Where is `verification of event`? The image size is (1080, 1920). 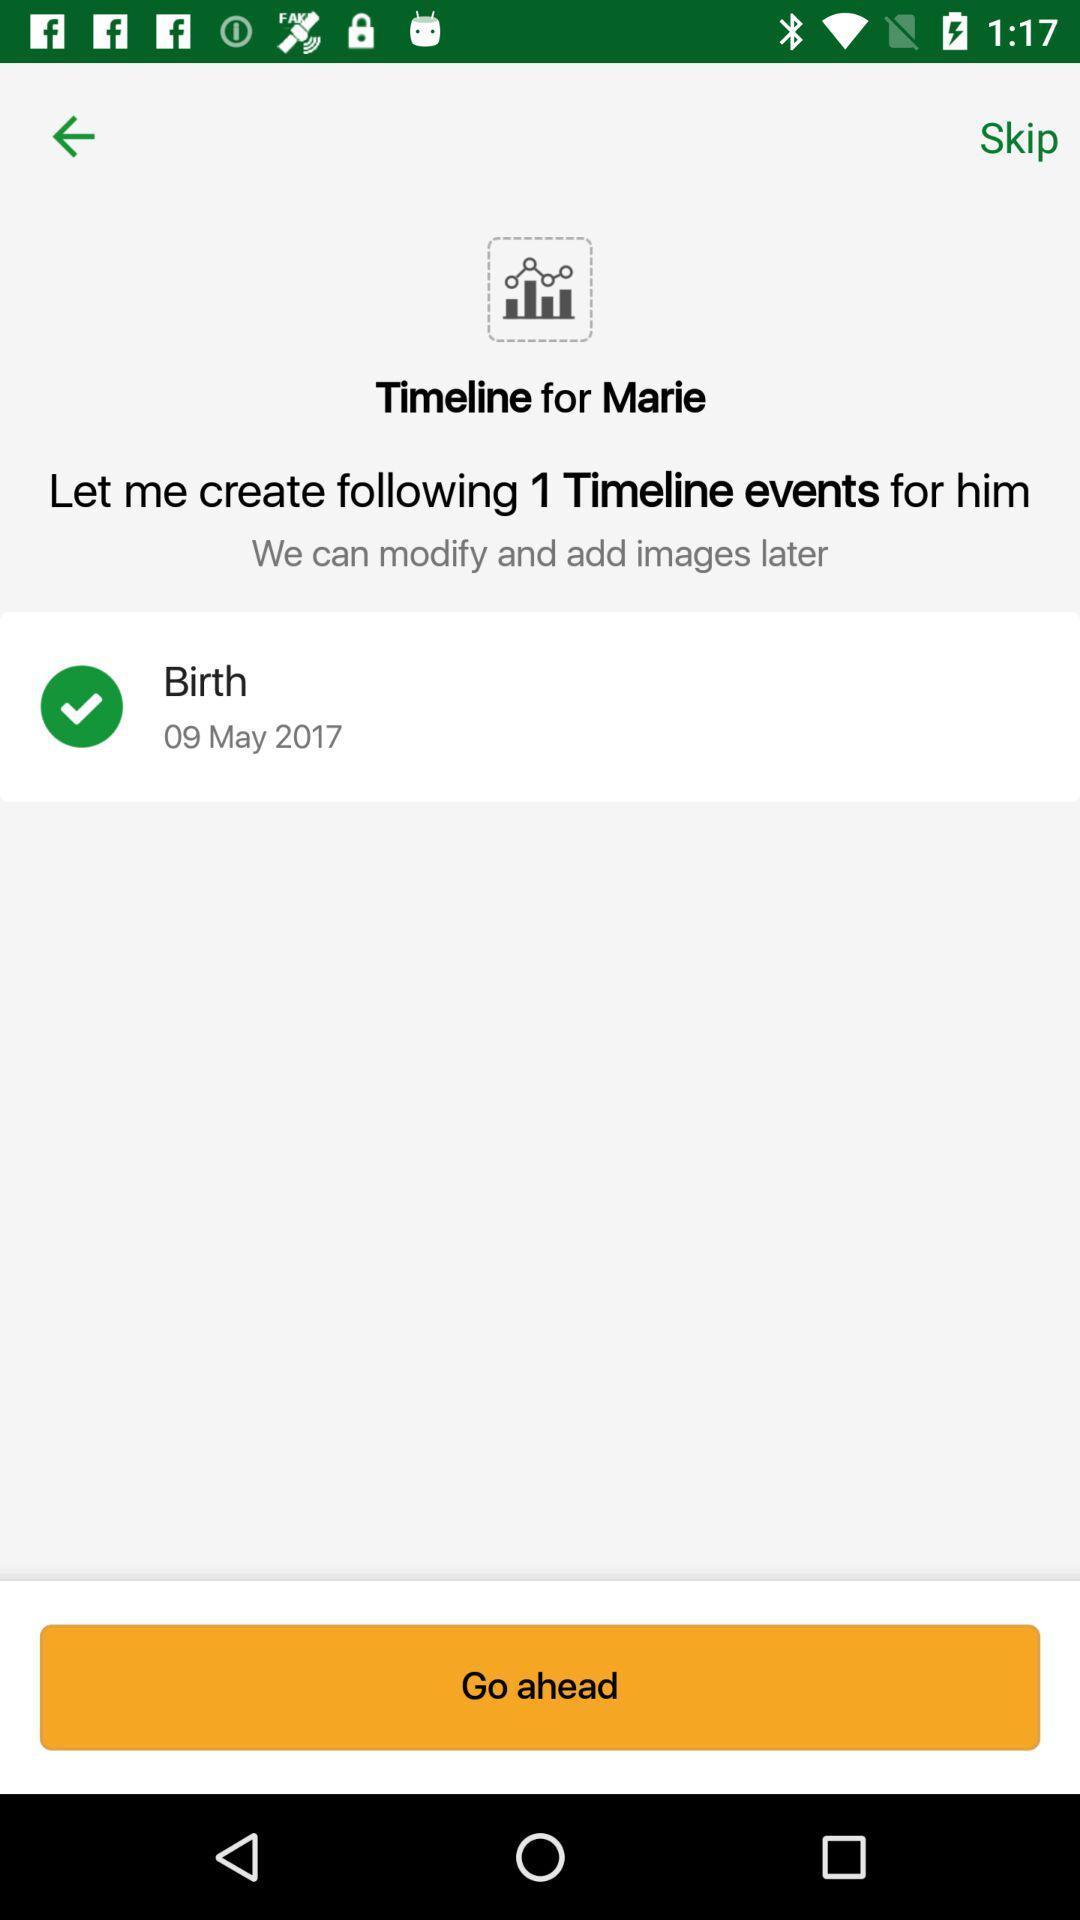 verification of event is located at coordinates (101, 706).